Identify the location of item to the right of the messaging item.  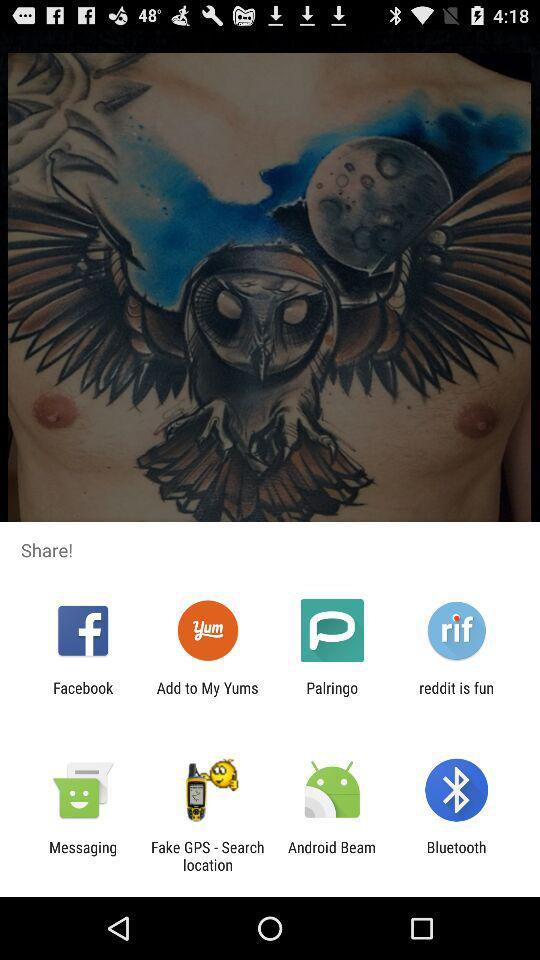
(206, 855).